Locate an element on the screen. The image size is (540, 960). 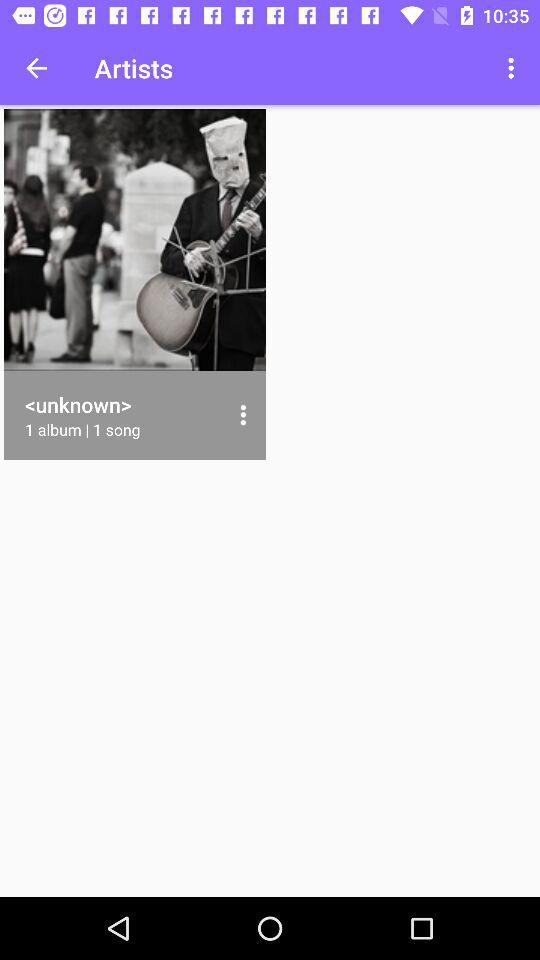
item next to artists is located at coordinates (36, 68).